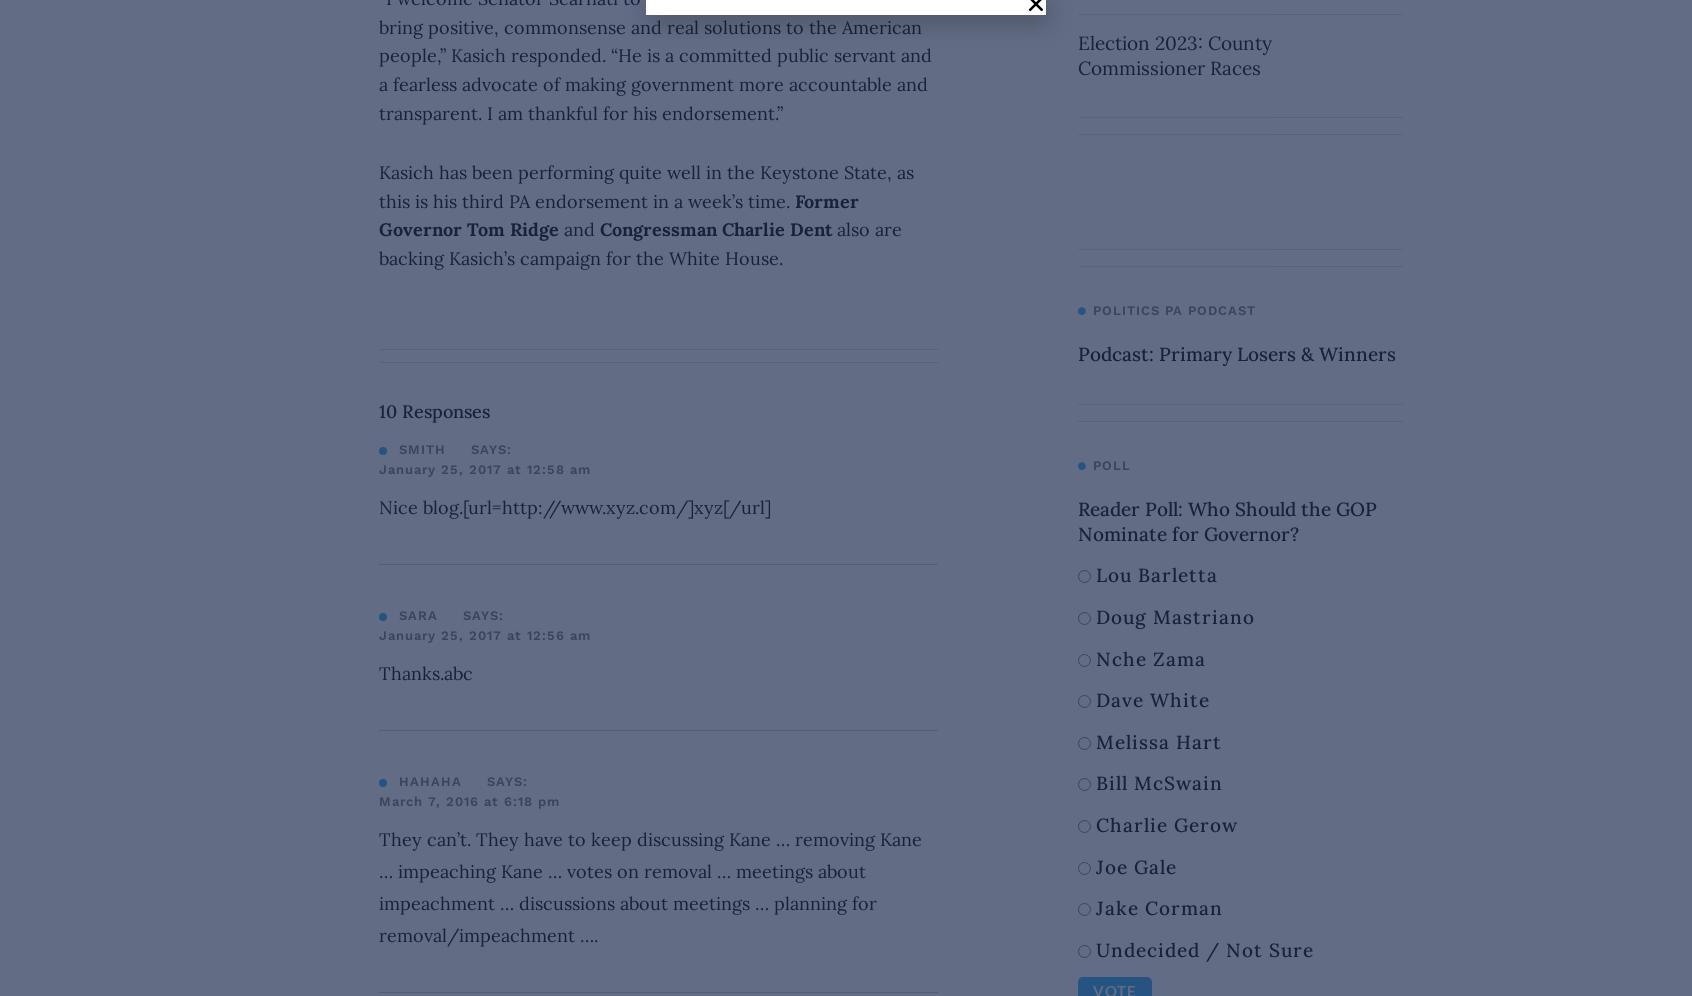  I want to click on 'Poll', so click(1110, 464).